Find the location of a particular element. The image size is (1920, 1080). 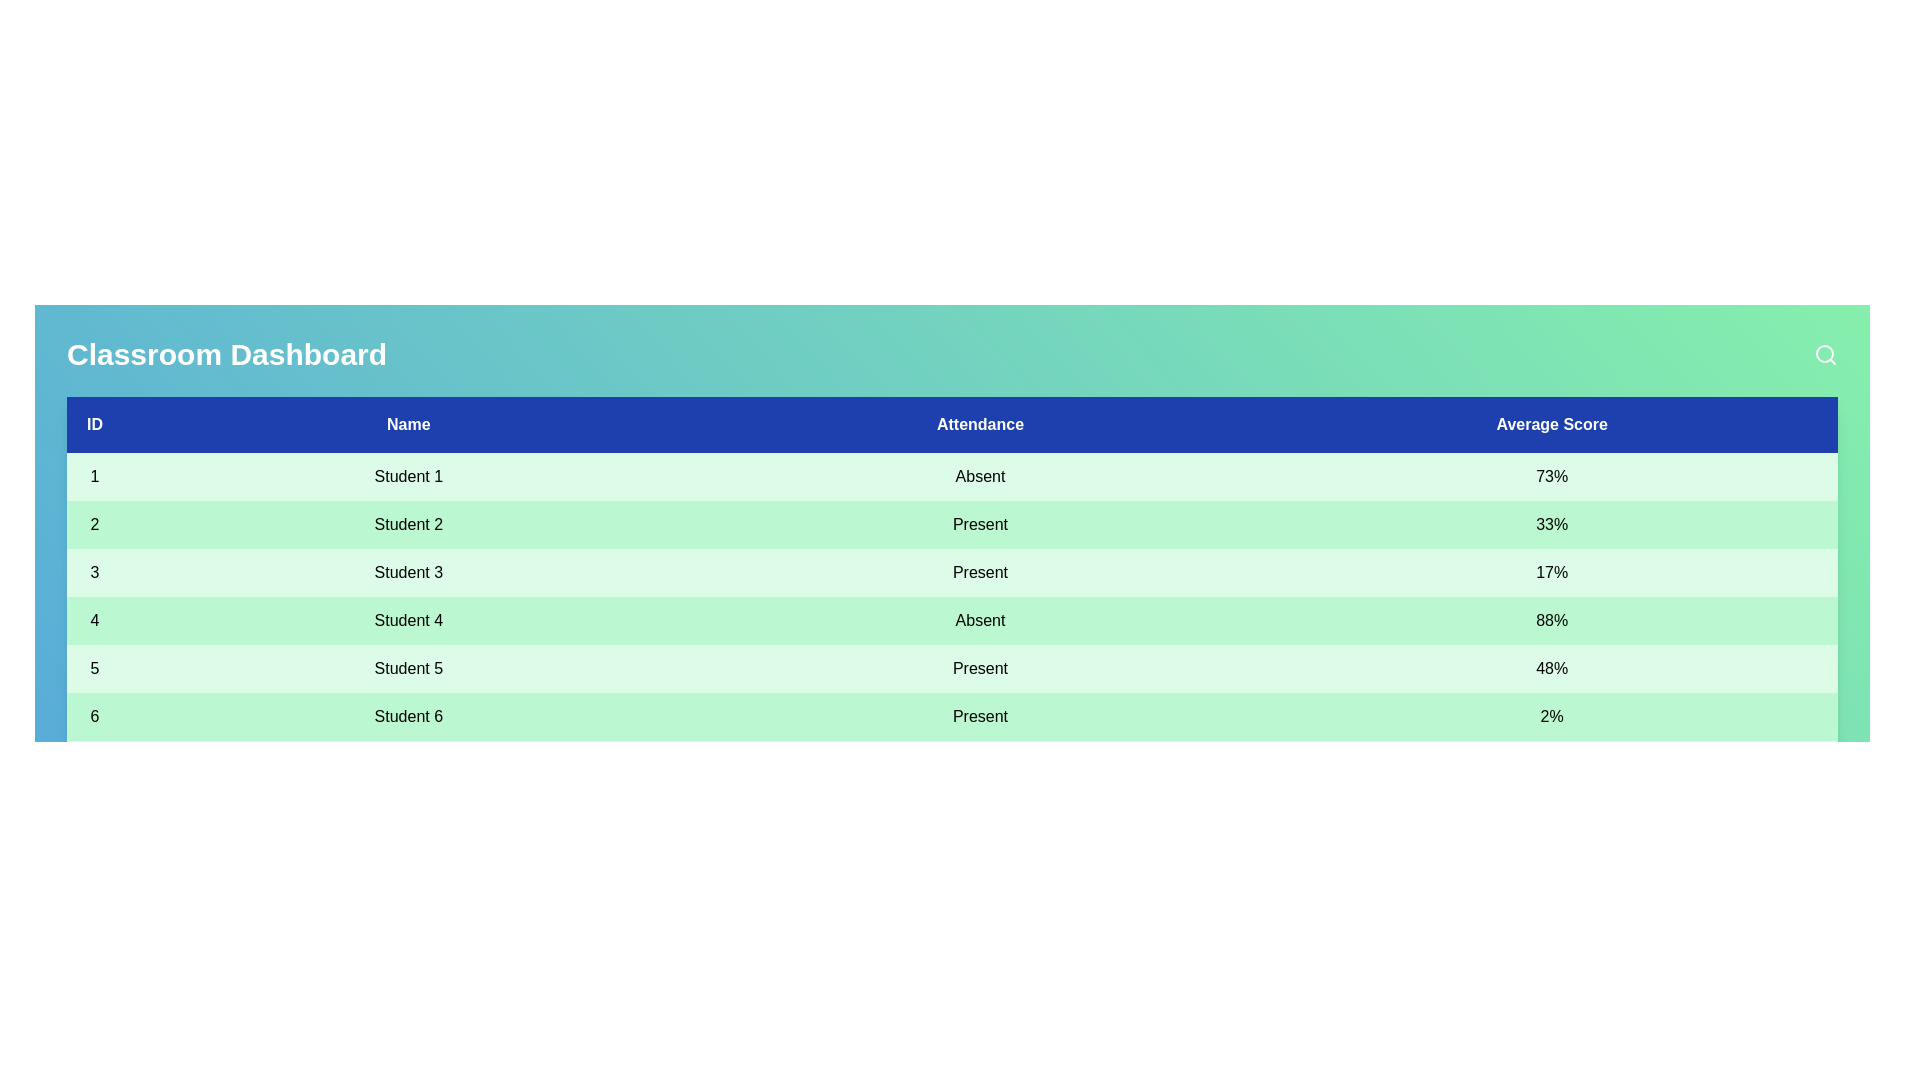

the search icon to initiate a search is located at coordinates (1825, 353).